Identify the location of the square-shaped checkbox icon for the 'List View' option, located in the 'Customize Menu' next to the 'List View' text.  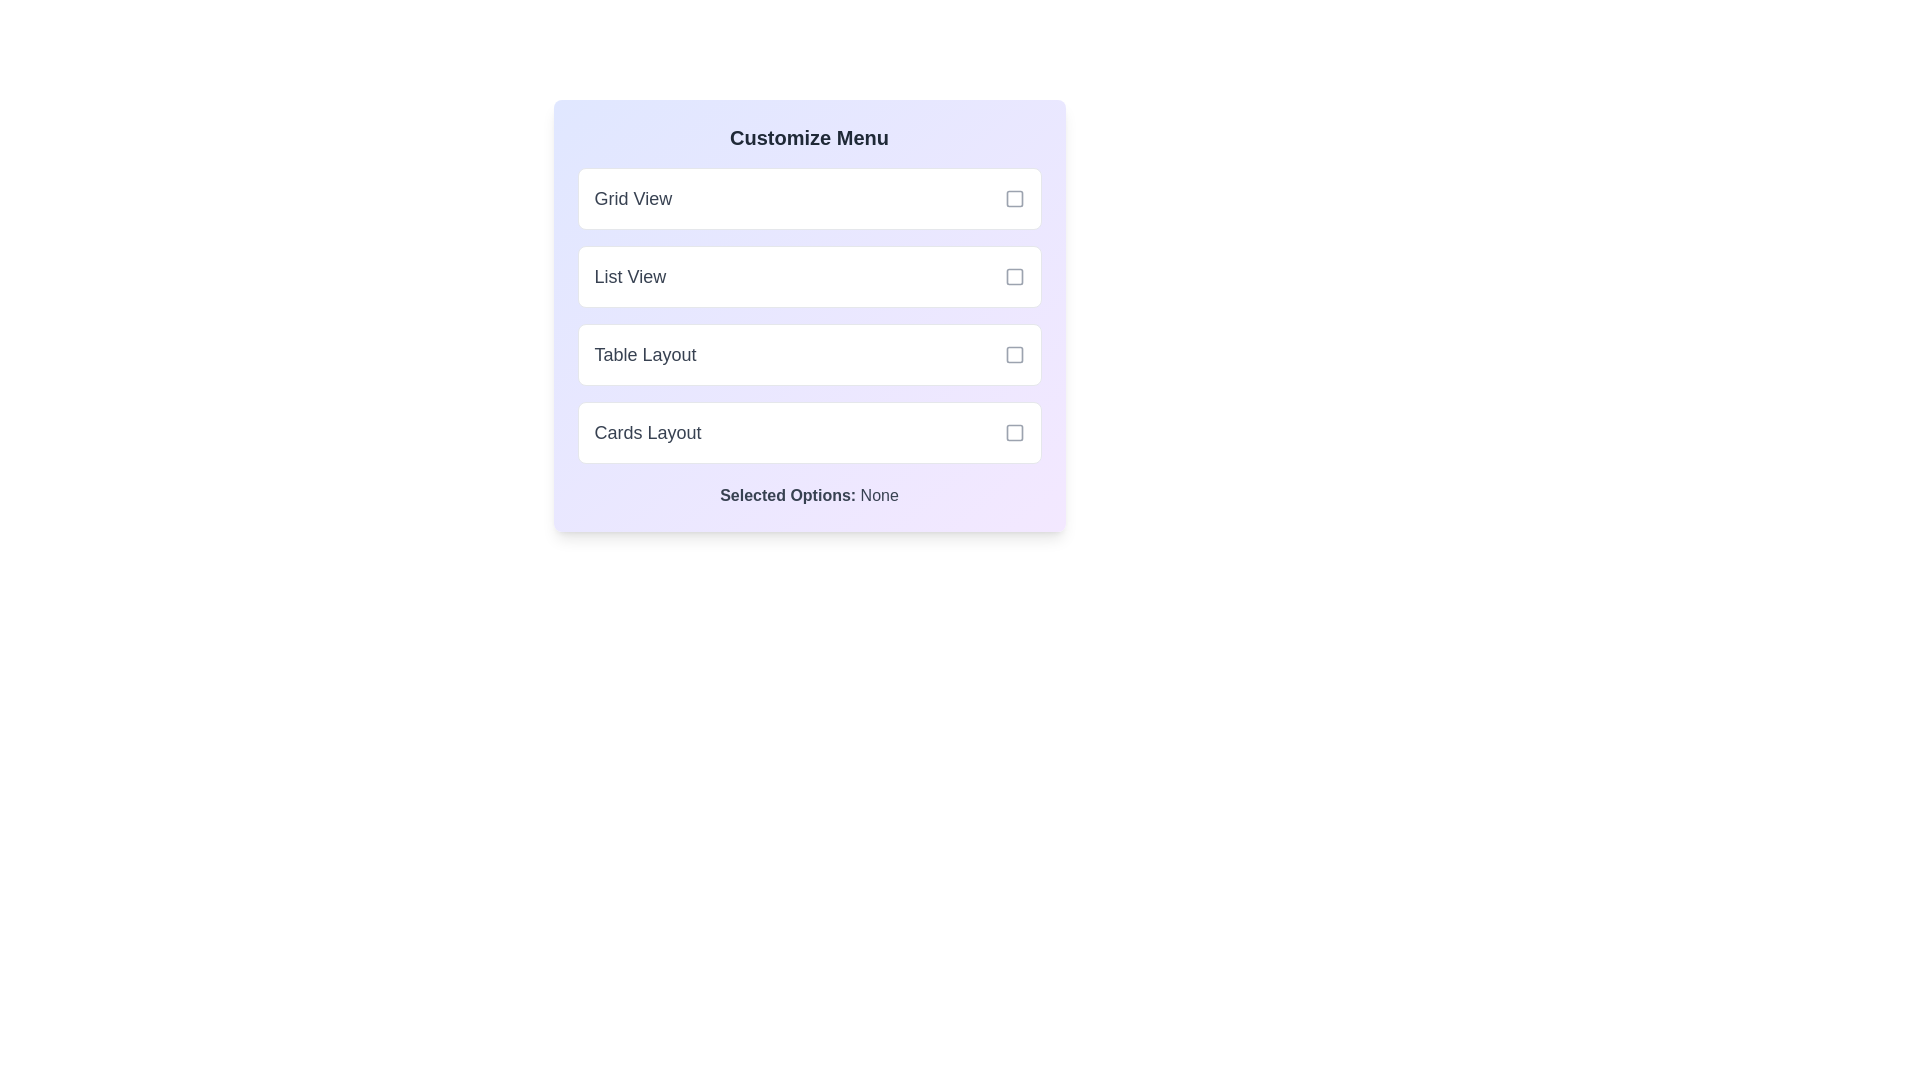
(1014, 277).